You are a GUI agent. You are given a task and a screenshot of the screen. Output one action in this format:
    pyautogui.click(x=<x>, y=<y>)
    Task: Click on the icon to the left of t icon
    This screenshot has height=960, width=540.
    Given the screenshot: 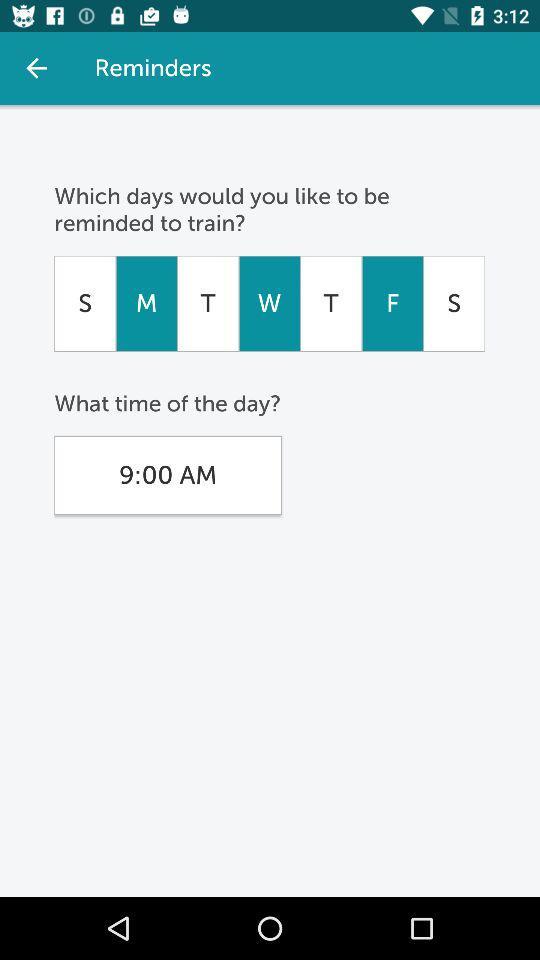 What is the action you would take?
    pyautogui.click(x=269, y=303)
    